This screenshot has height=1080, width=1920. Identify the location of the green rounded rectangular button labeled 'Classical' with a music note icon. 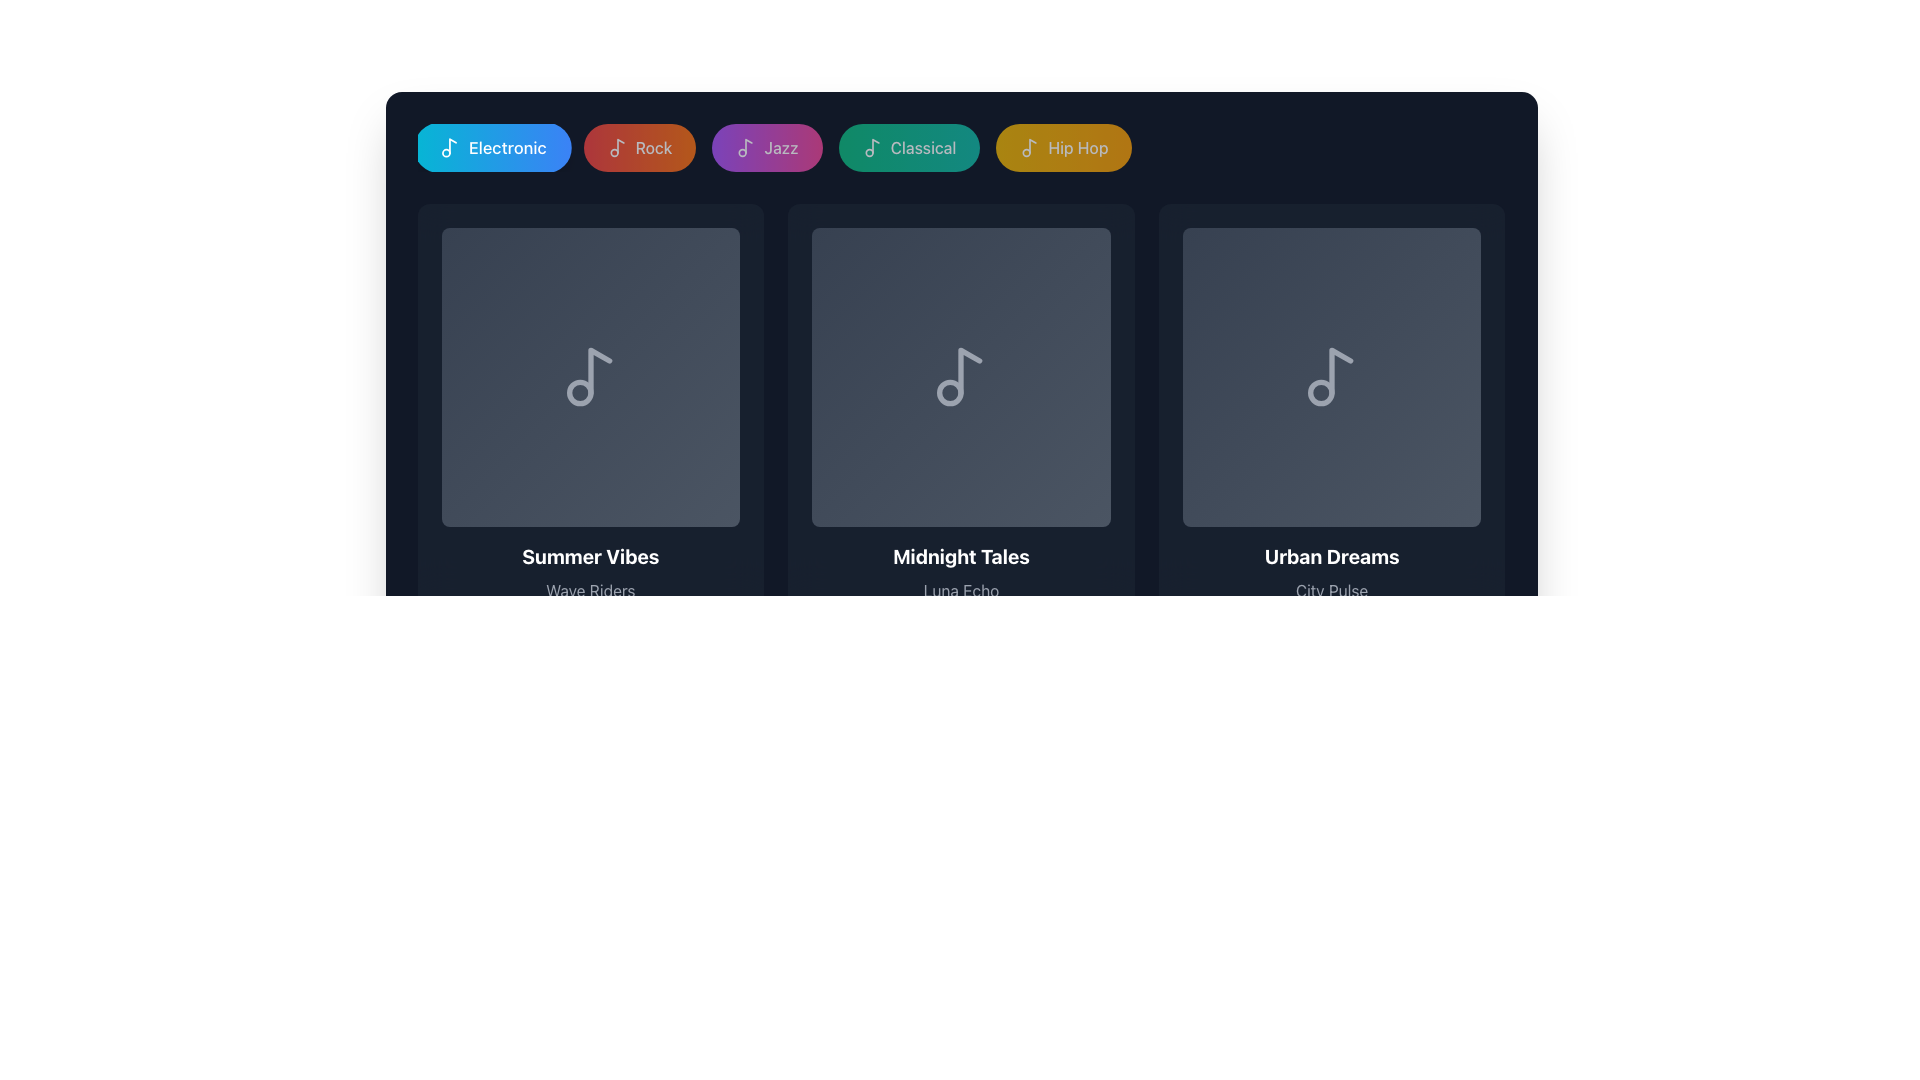
(961, 146).